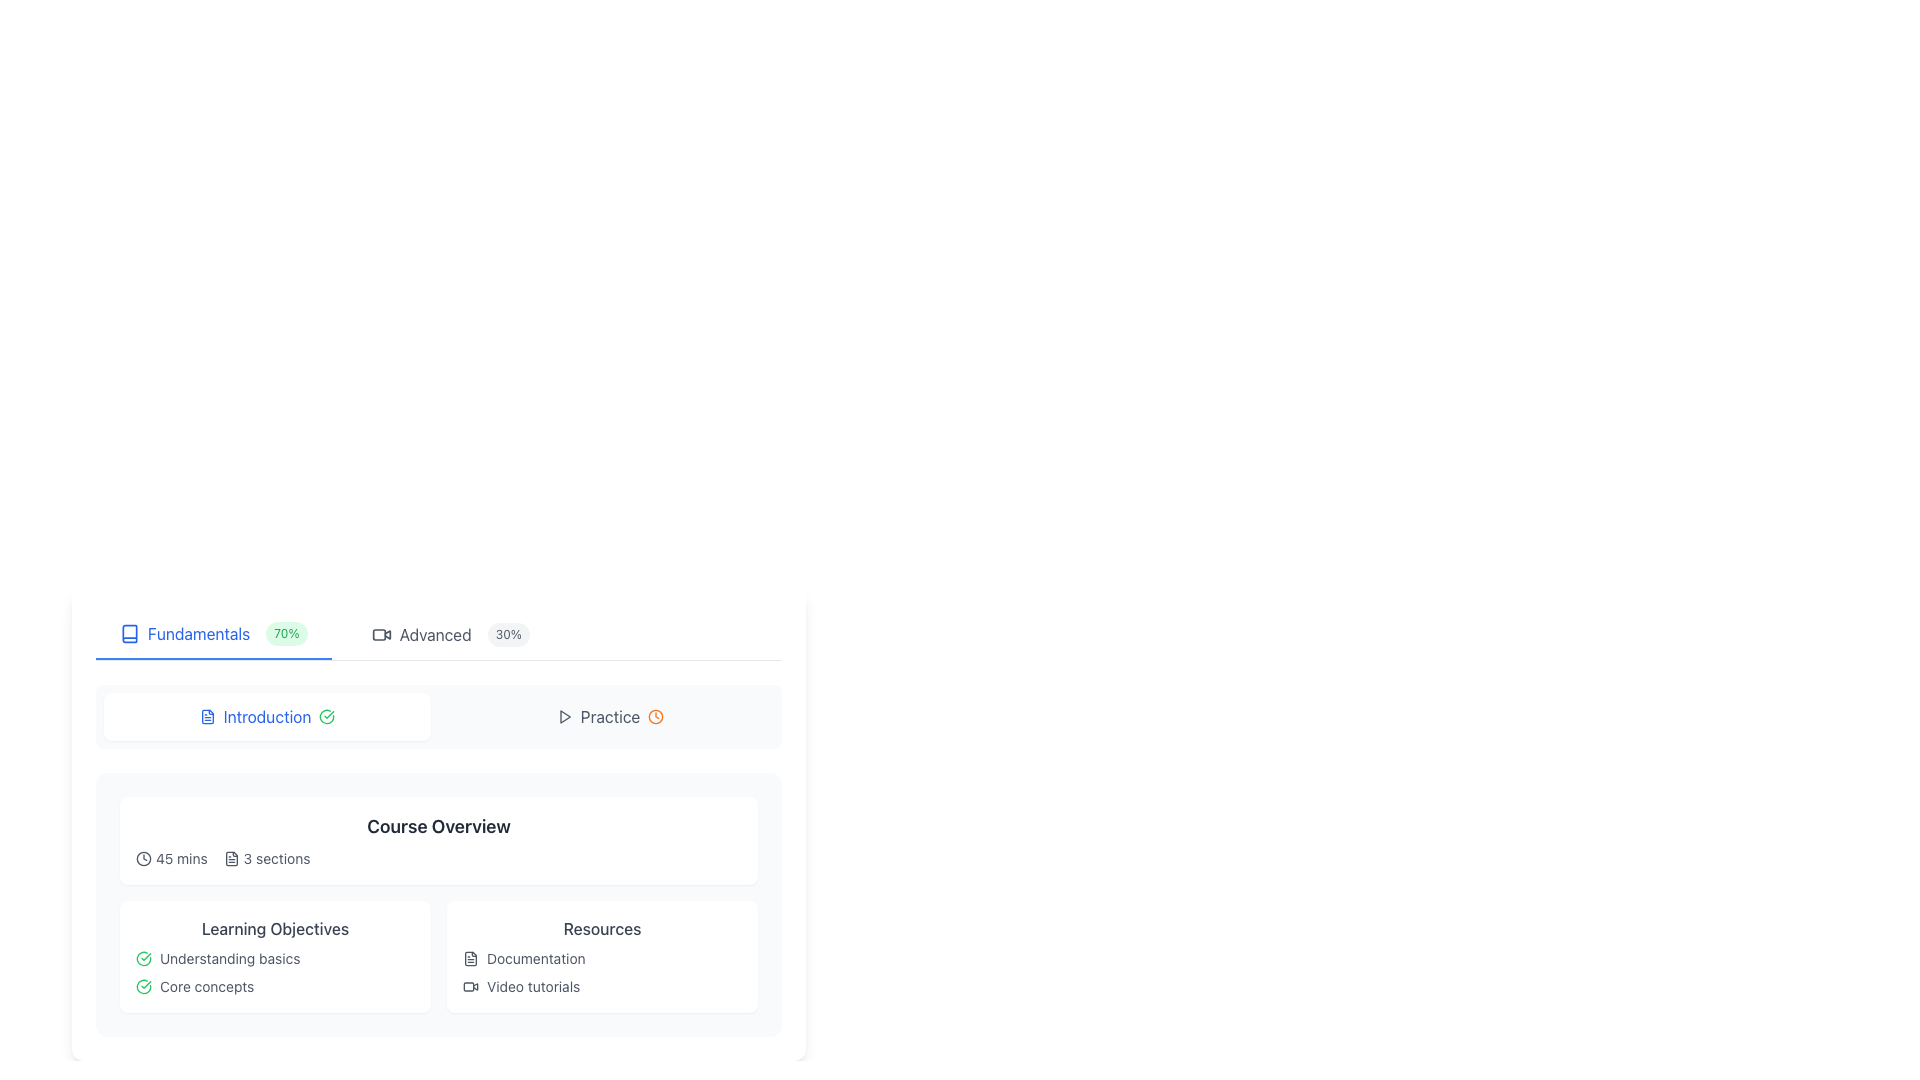 This screenshot has height=1080, width=1920. I want to click on an item in the grid layout that contains 'Learning Objectives' on the left and 'Resources' on the right, located below the 'Course Overview' section, so click(437, 955).